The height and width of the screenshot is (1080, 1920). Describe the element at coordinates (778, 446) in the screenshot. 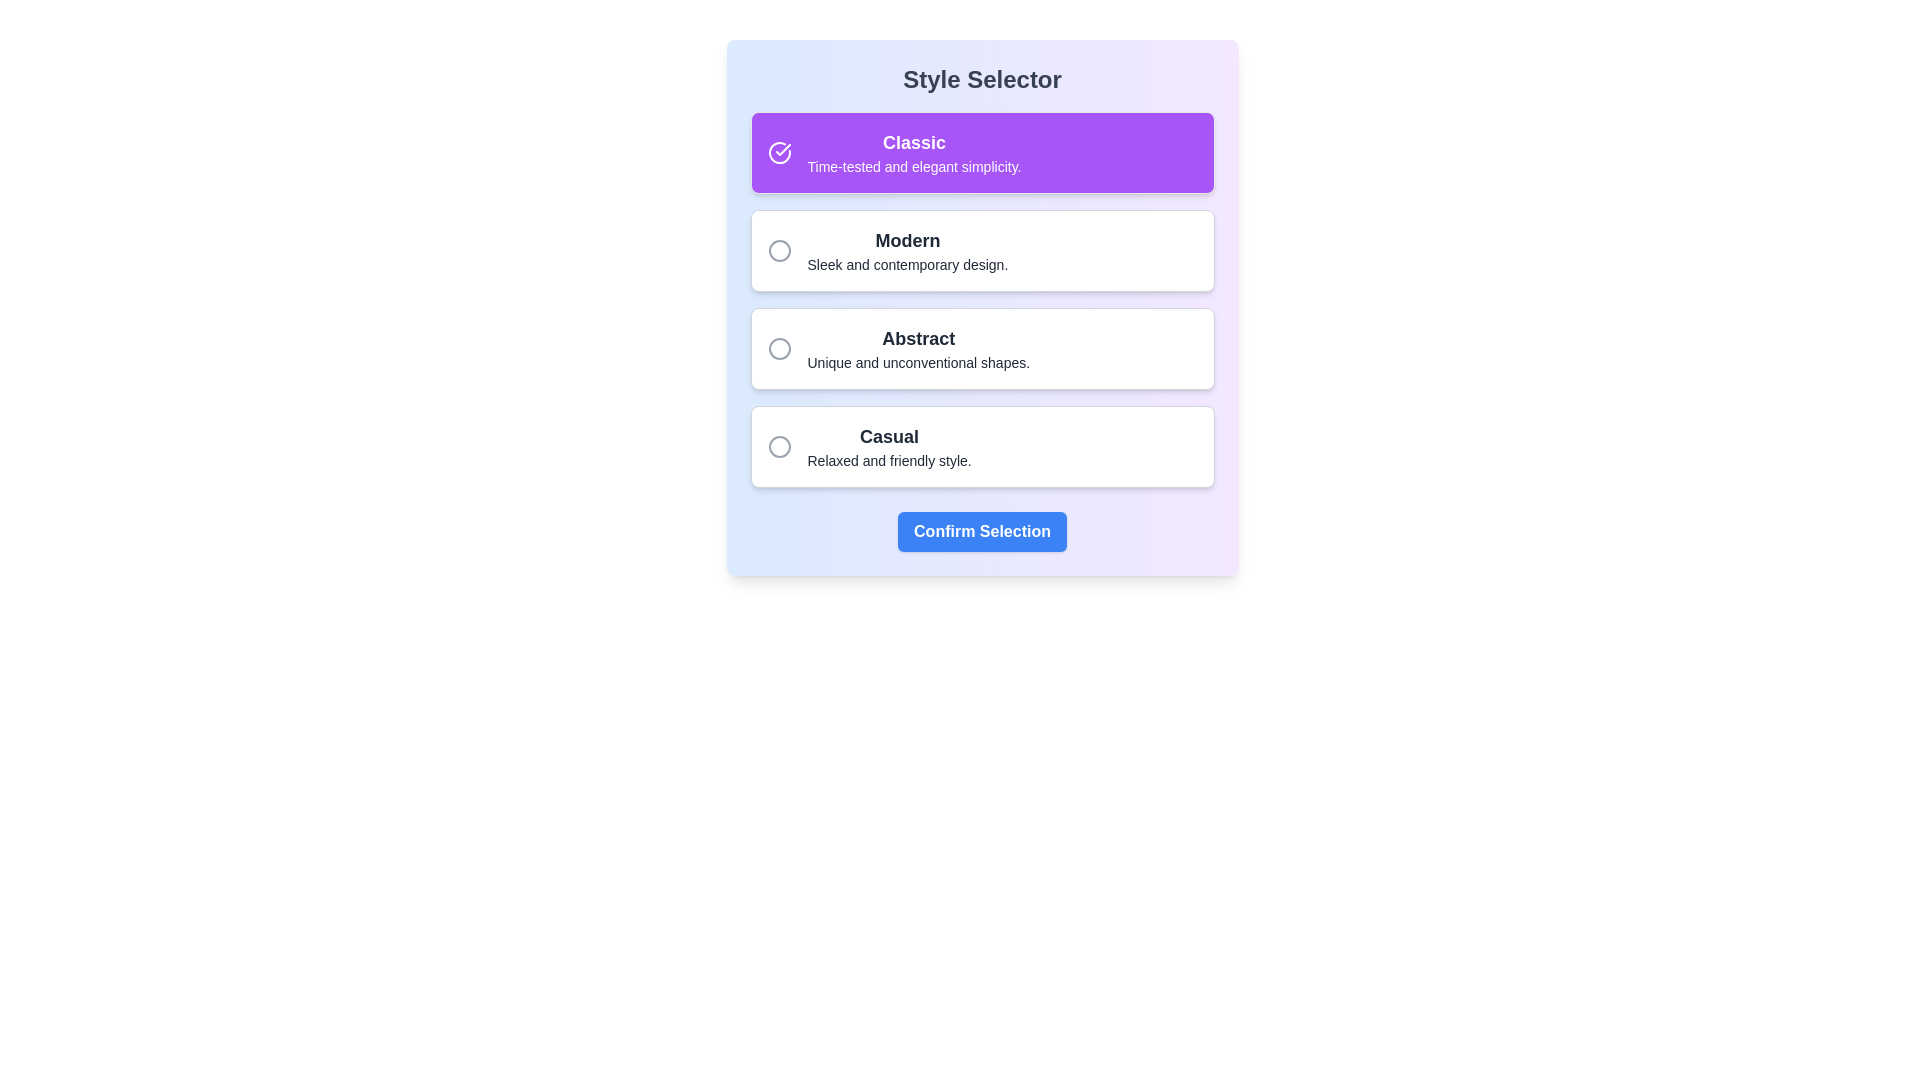

I see `the 'Casual' style radio button in the 'Style Selector' section` at that location.